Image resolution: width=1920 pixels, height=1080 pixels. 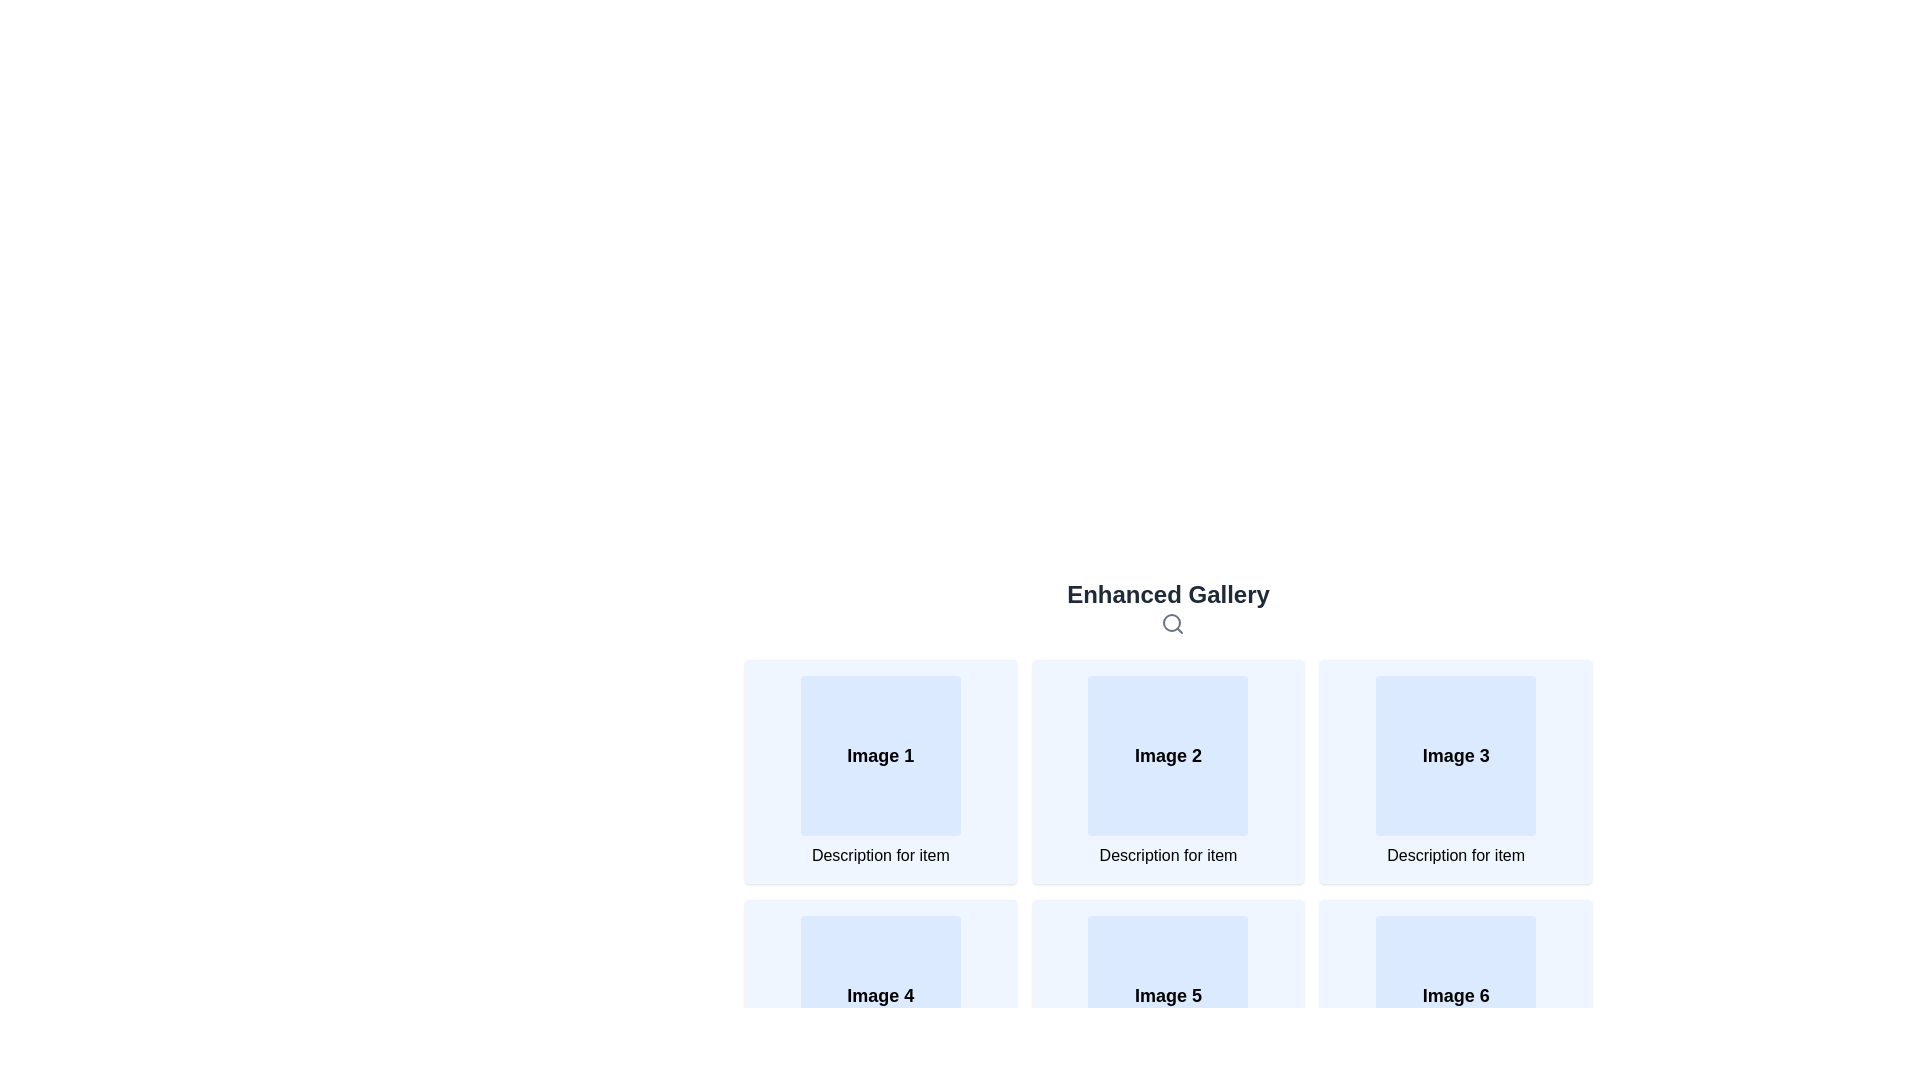 What do you see at coordinates (1168, 770) in the screenshot?
I see `the blue-shaded Informational card labeled 'Image 2', which is the second card in the first row of a 3x2 grid layout` at bounding box center [1168, 770].